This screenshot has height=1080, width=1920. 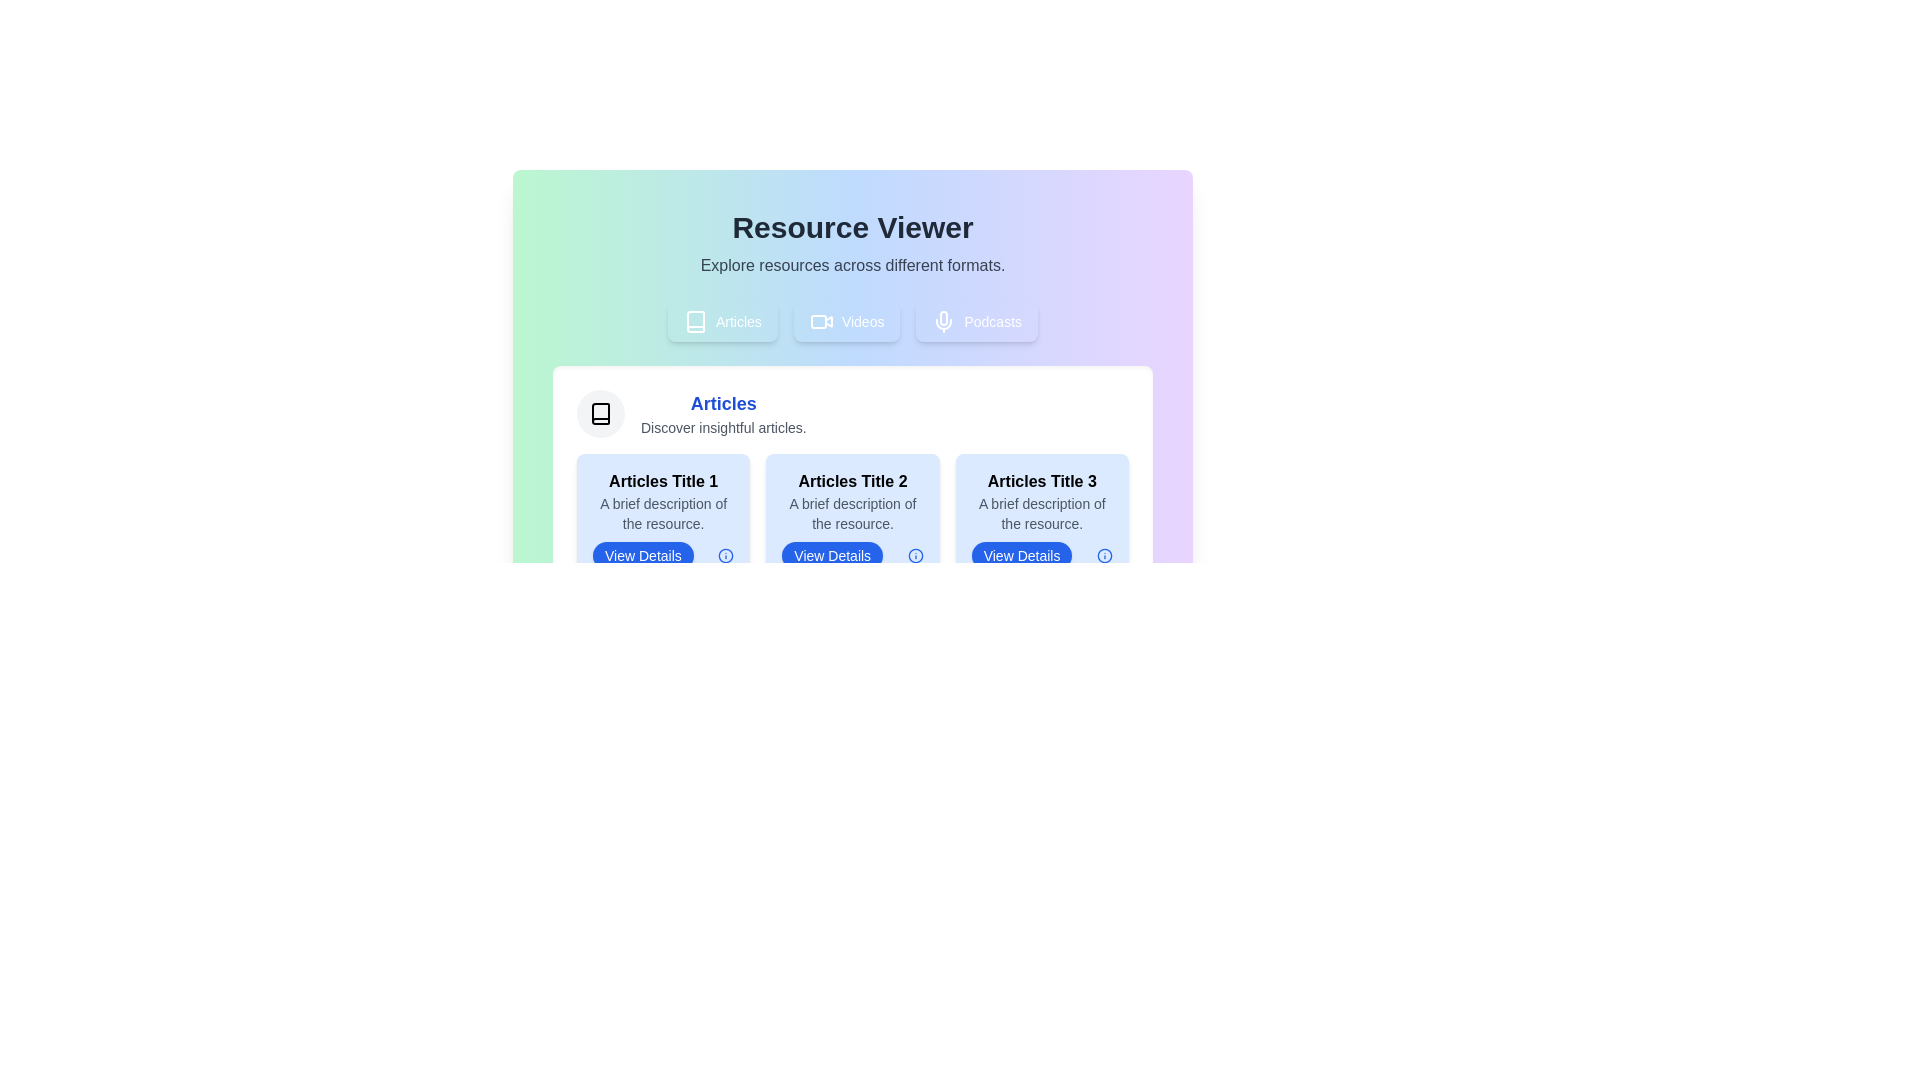 I want to click on titles and descriptions from the Text Label displaying 'Articles' and 'Discover insightful articles.' located near the upper-middle part of the interface, beneath a book icon, so click(x=722, y=412).